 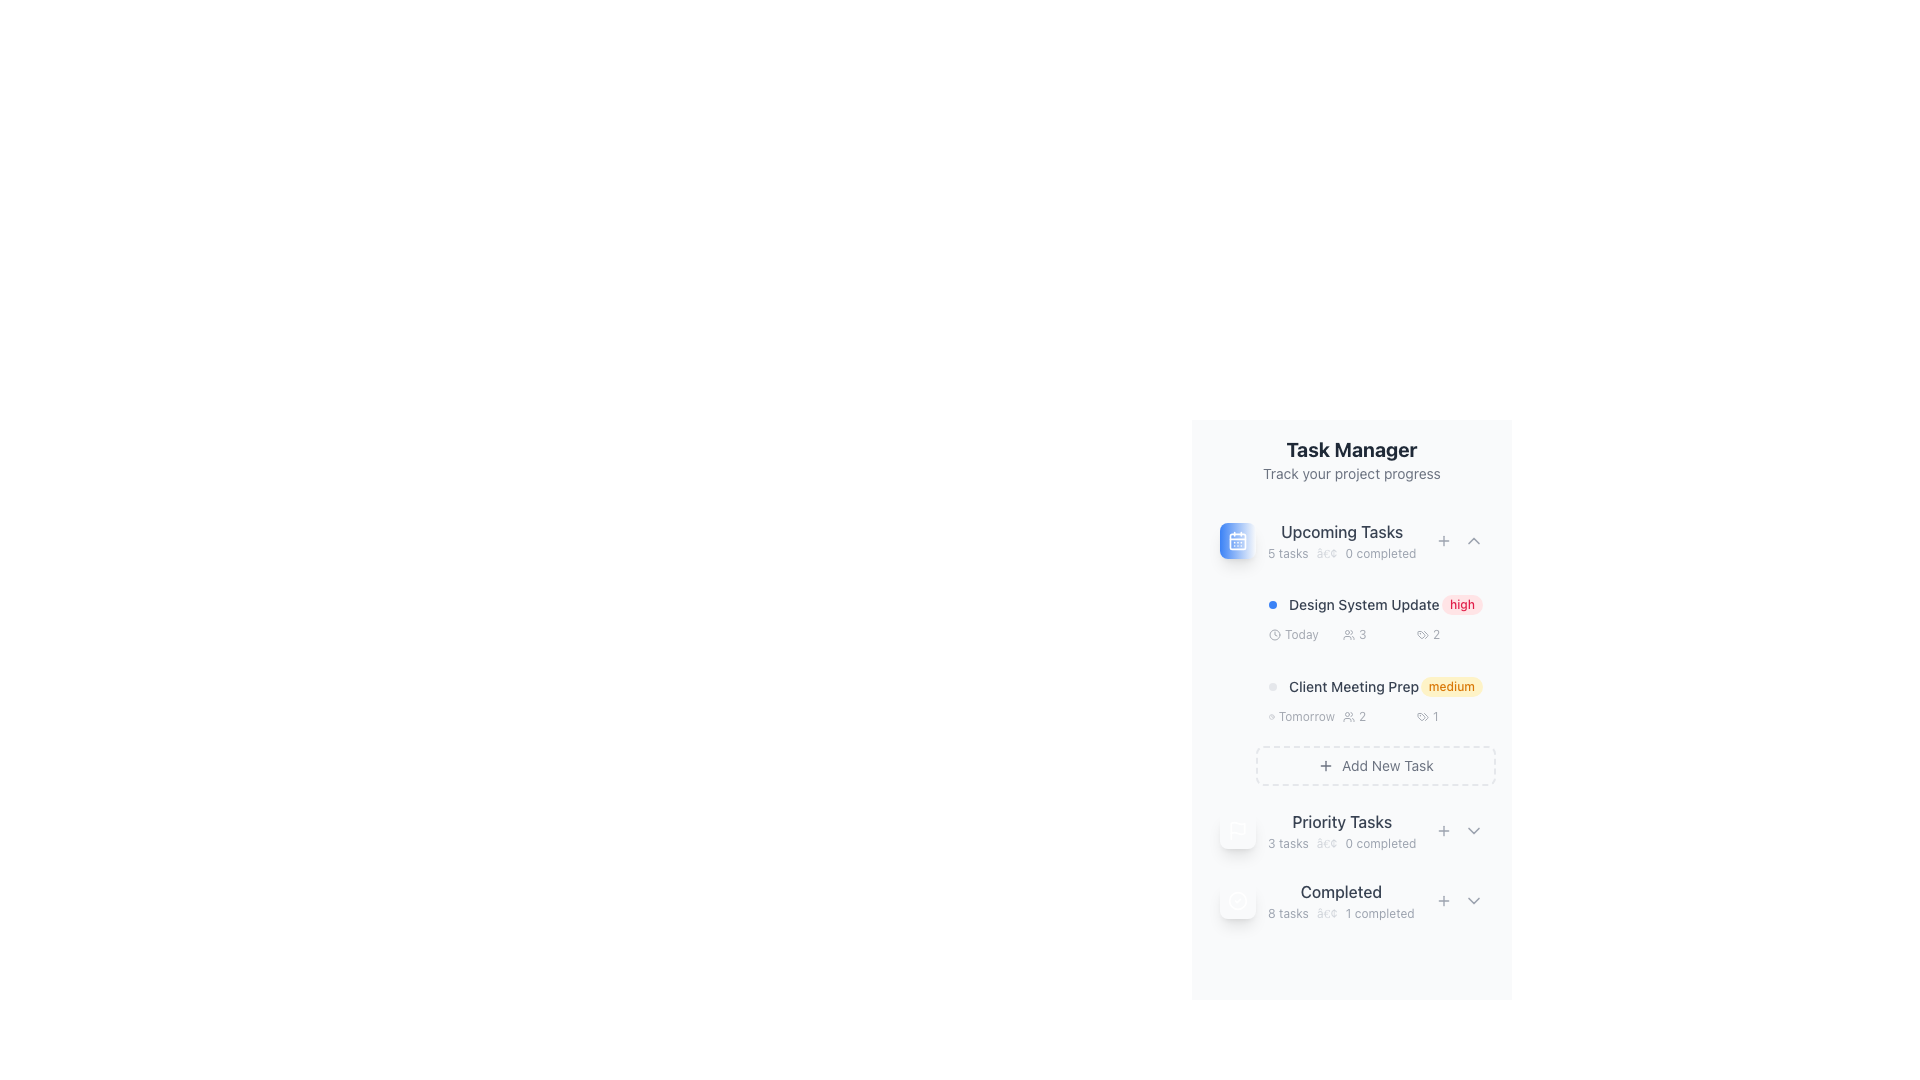 I want to click on label with the text 'medium', which is a sand-yellow rounded rectangular badge located to the right of the 'Client Meeting Prep' text in the 'Upcoming Tasks' section, so click(x=1451, y=685).